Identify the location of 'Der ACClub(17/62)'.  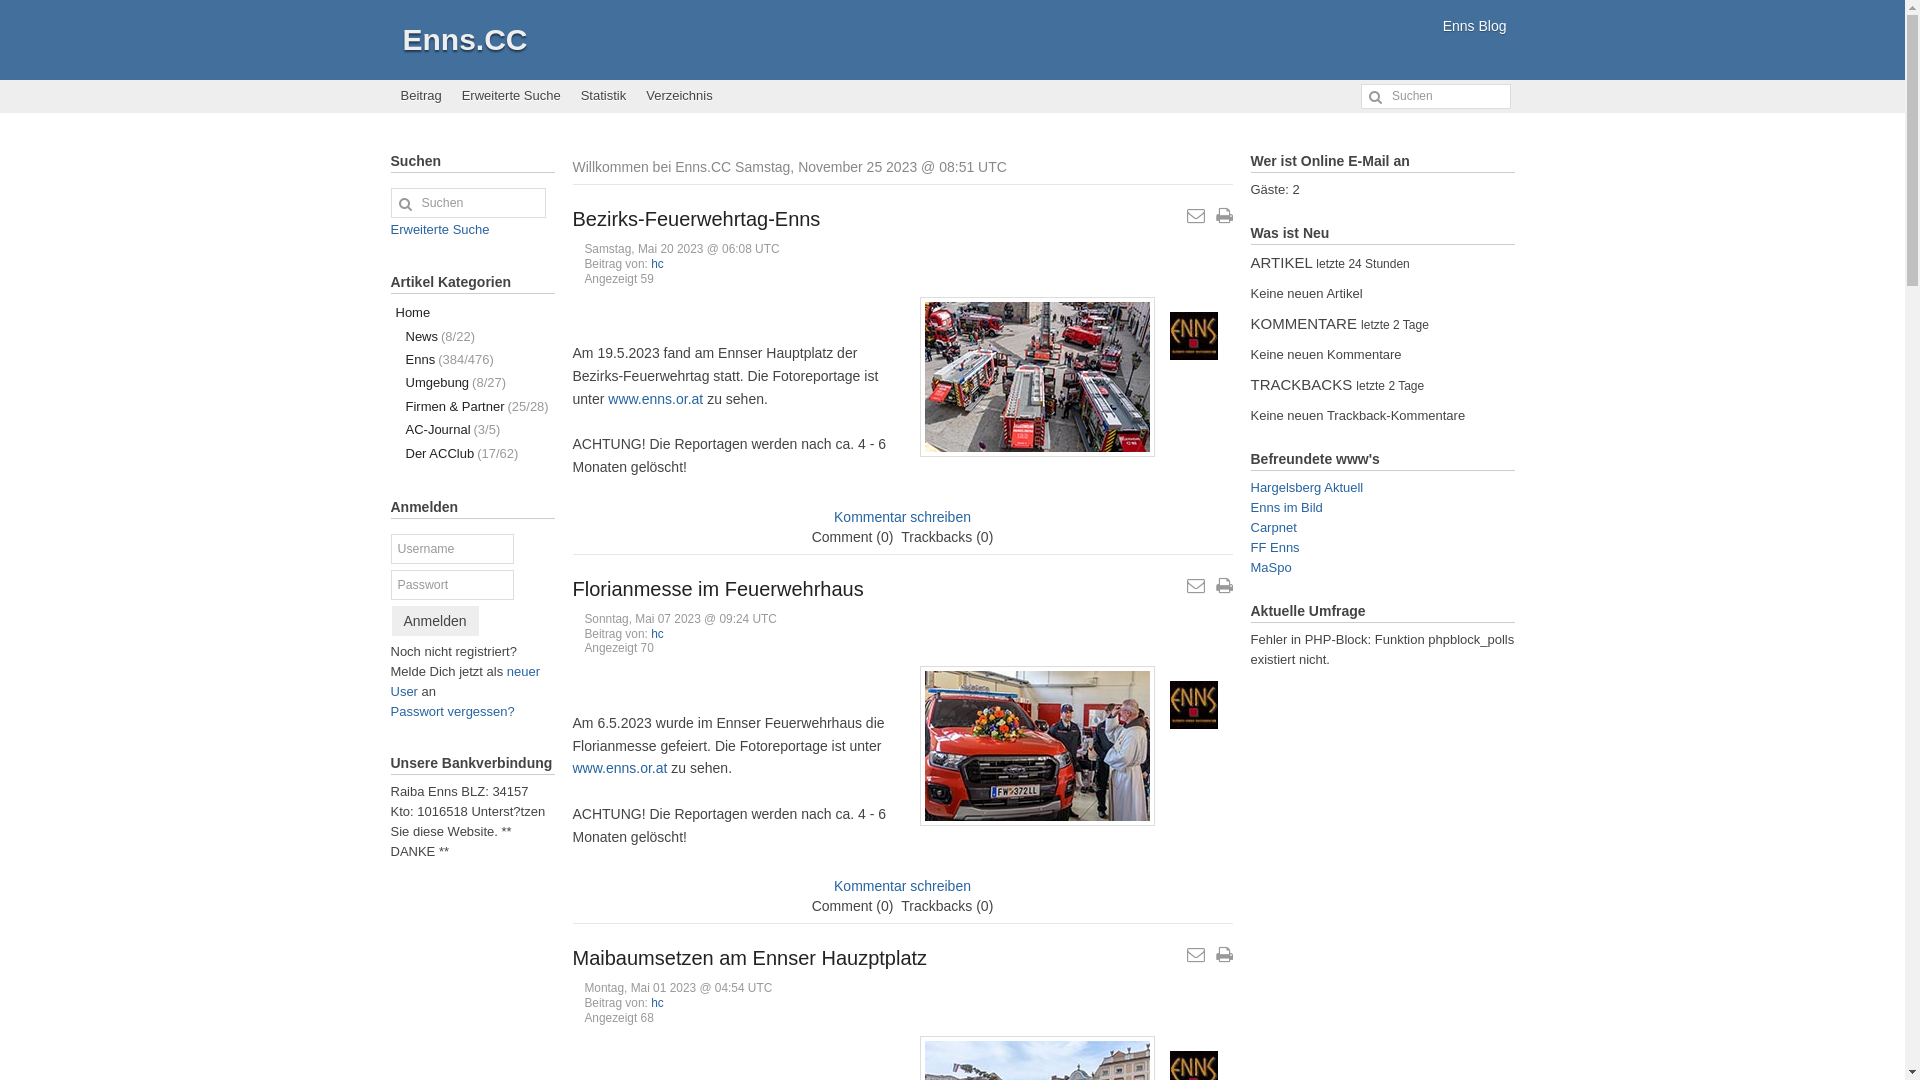
(470, 453).